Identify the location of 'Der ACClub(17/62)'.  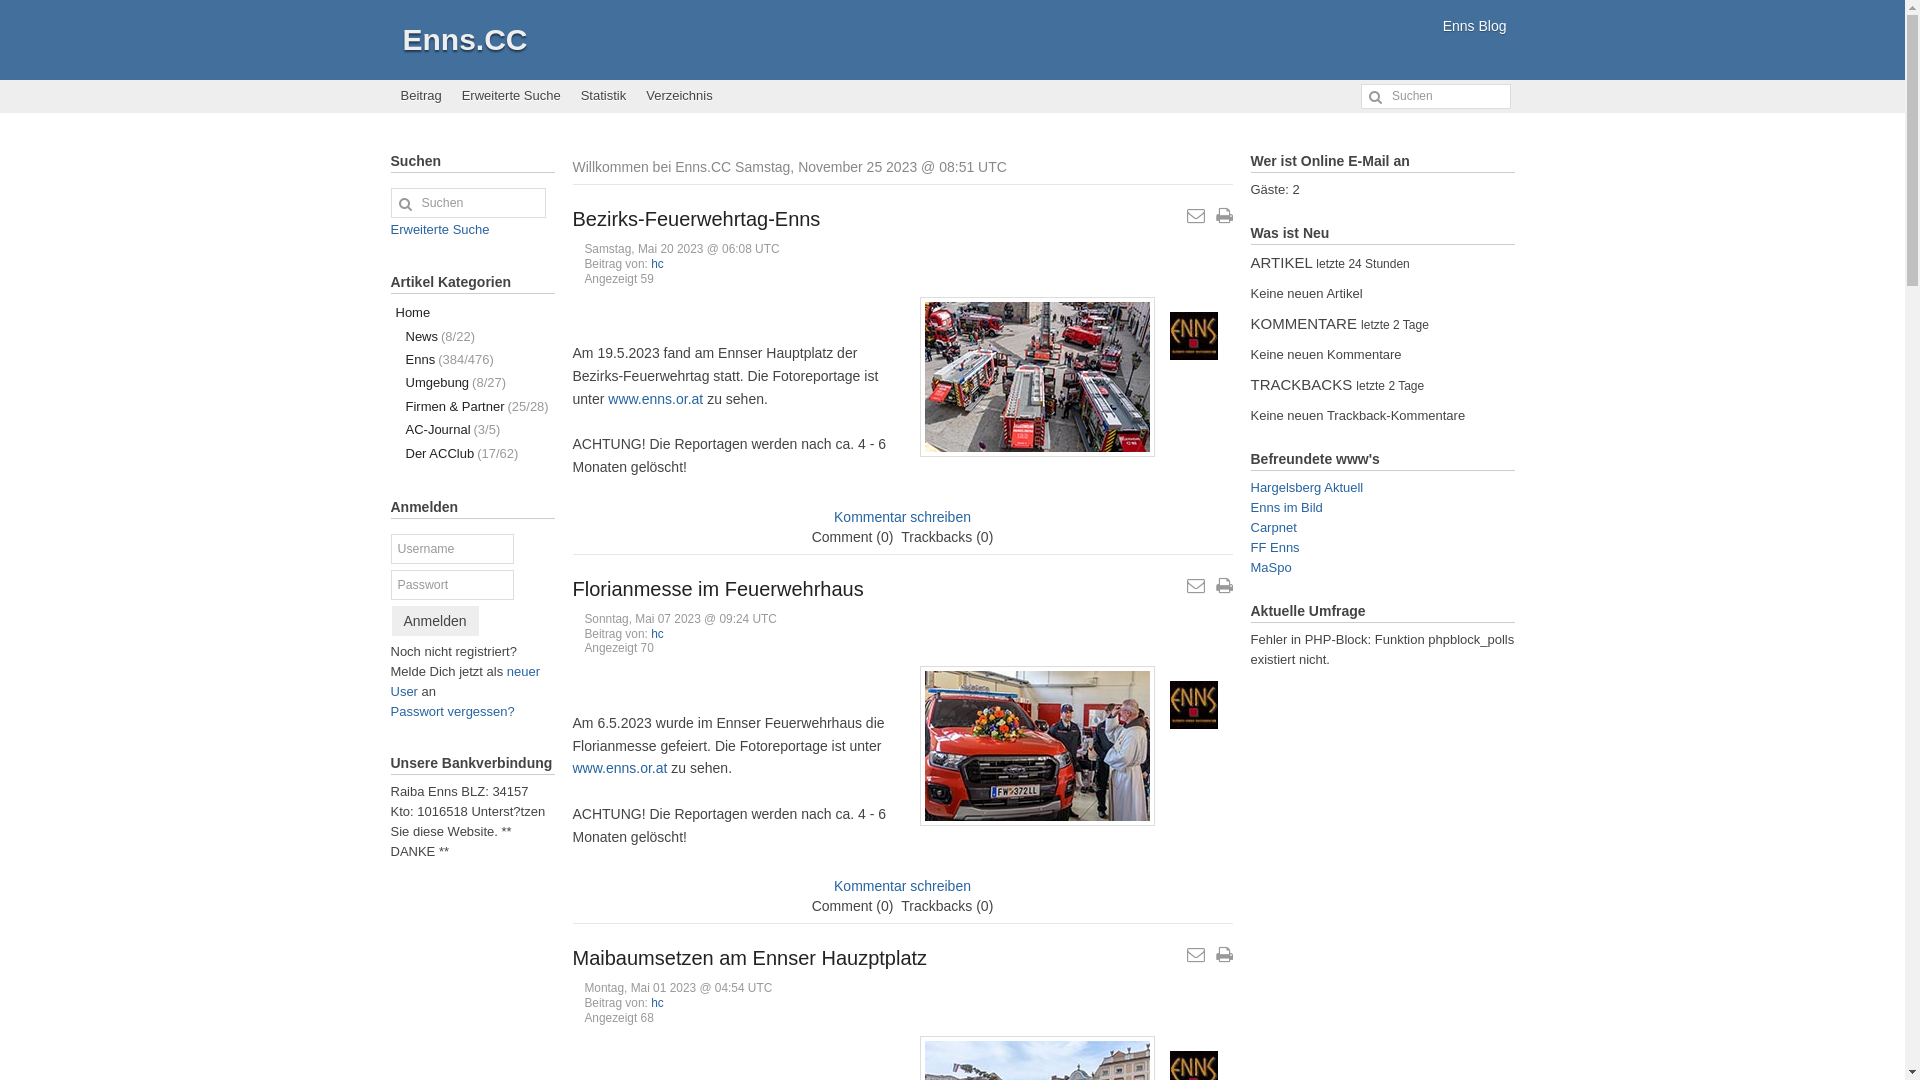
(470, 453).